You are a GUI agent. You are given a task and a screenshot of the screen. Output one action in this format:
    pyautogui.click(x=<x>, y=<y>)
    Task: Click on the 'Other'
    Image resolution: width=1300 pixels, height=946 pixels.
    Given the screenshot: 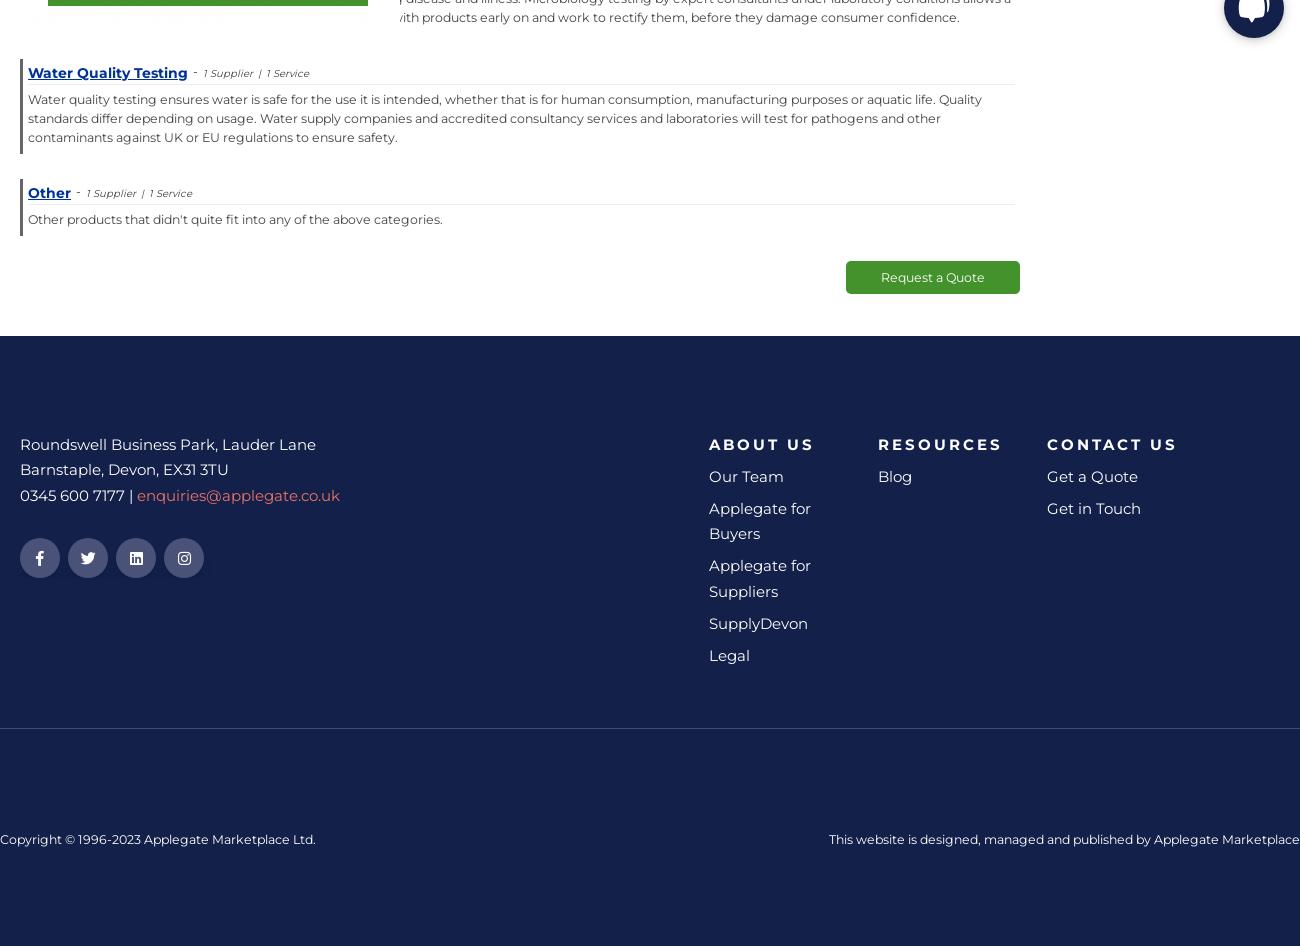 What is the action you would take?
    pyautogui.click(x=26, y=192)
    